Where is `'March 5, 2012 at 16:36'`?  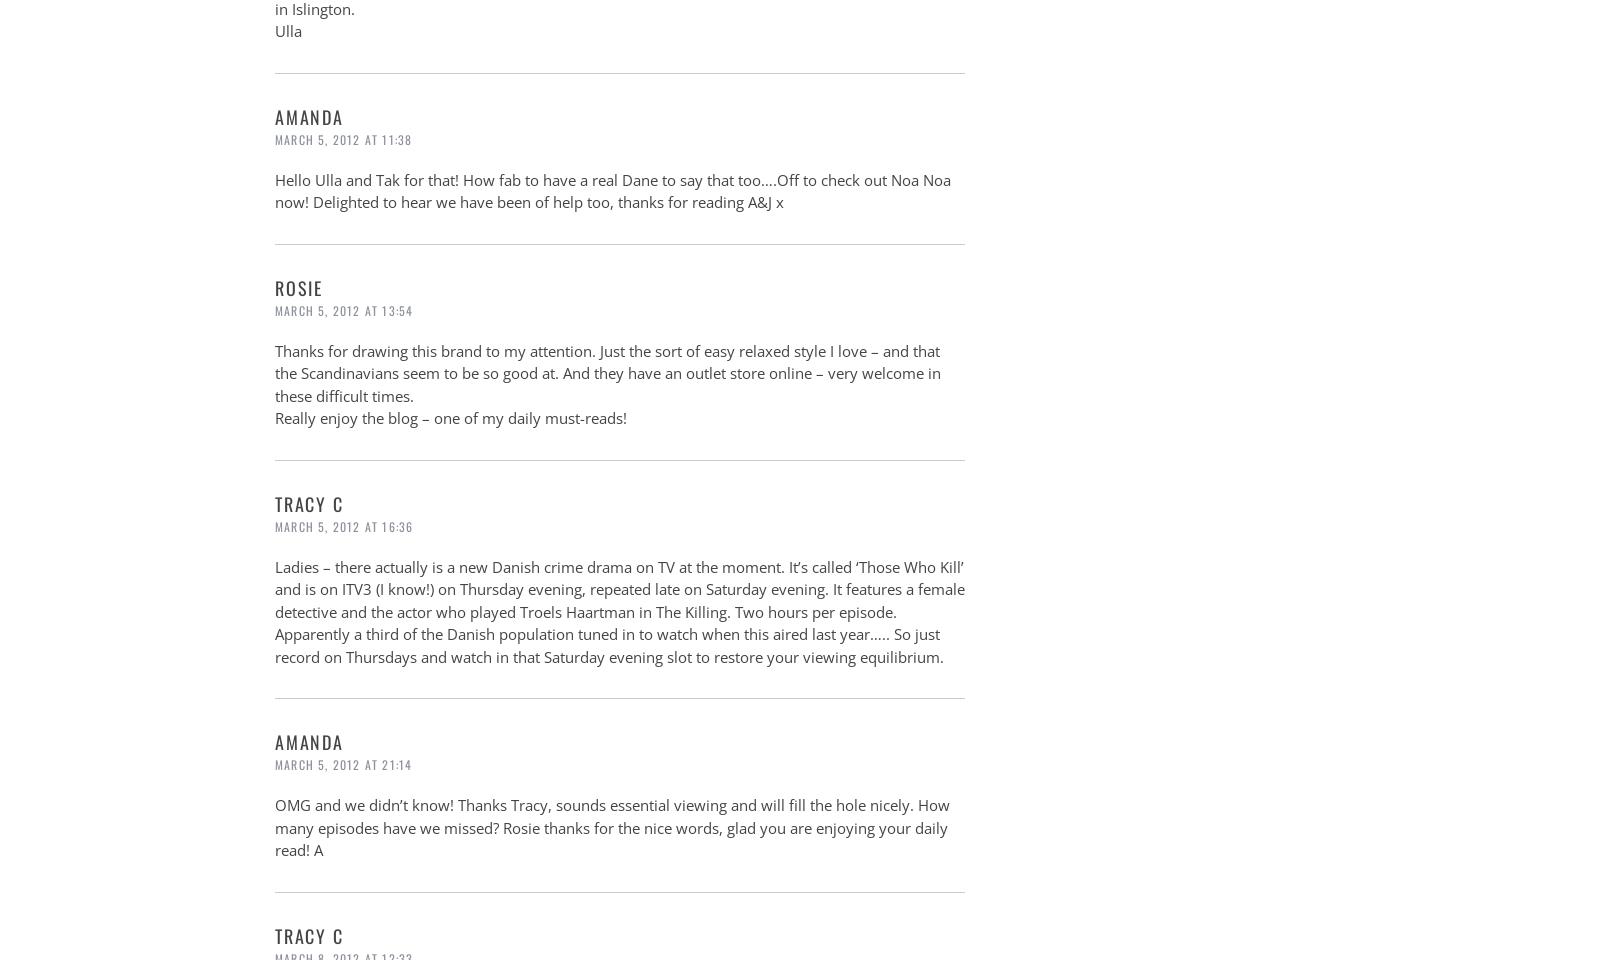 'March 5, 2012 at 16:36' is located at coordinates (275, 524).